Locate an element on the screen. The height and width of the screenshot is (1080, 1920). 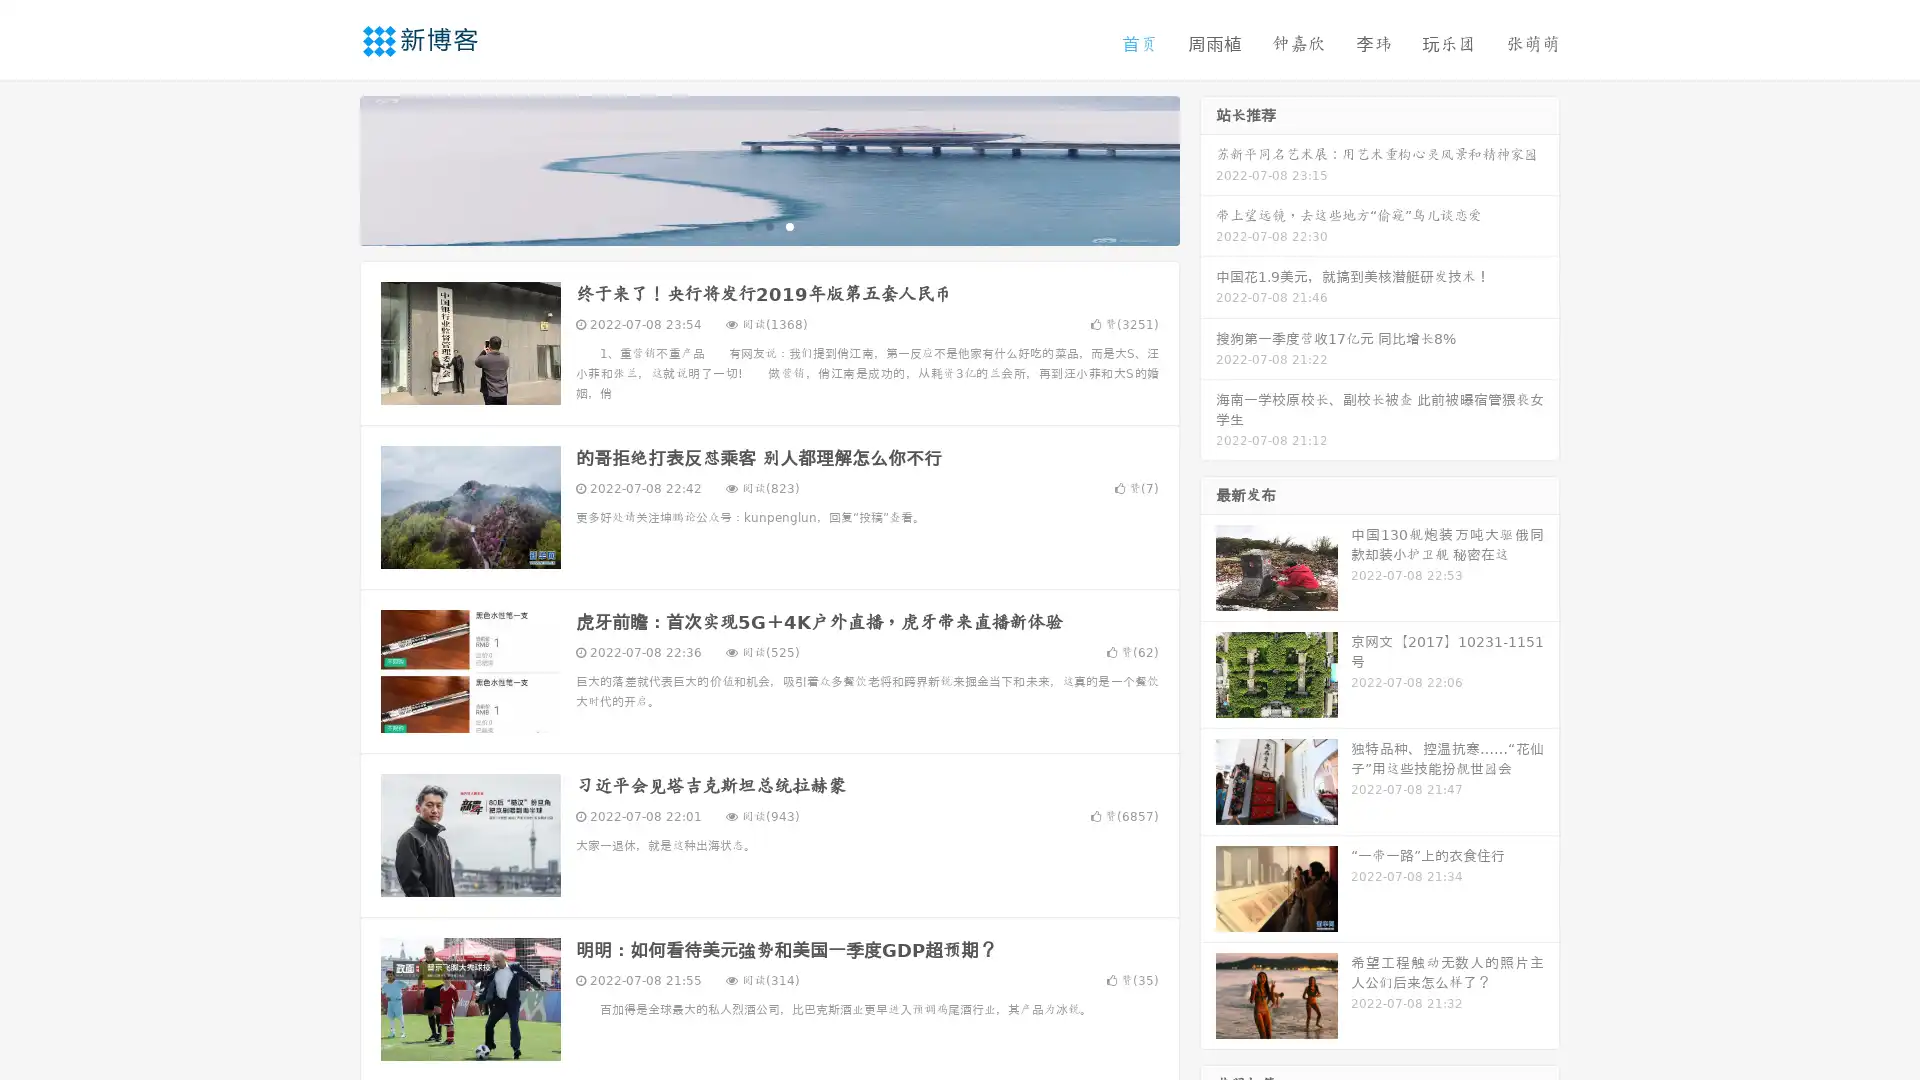
Go to slide 1 is located at coordinates (748, 225).